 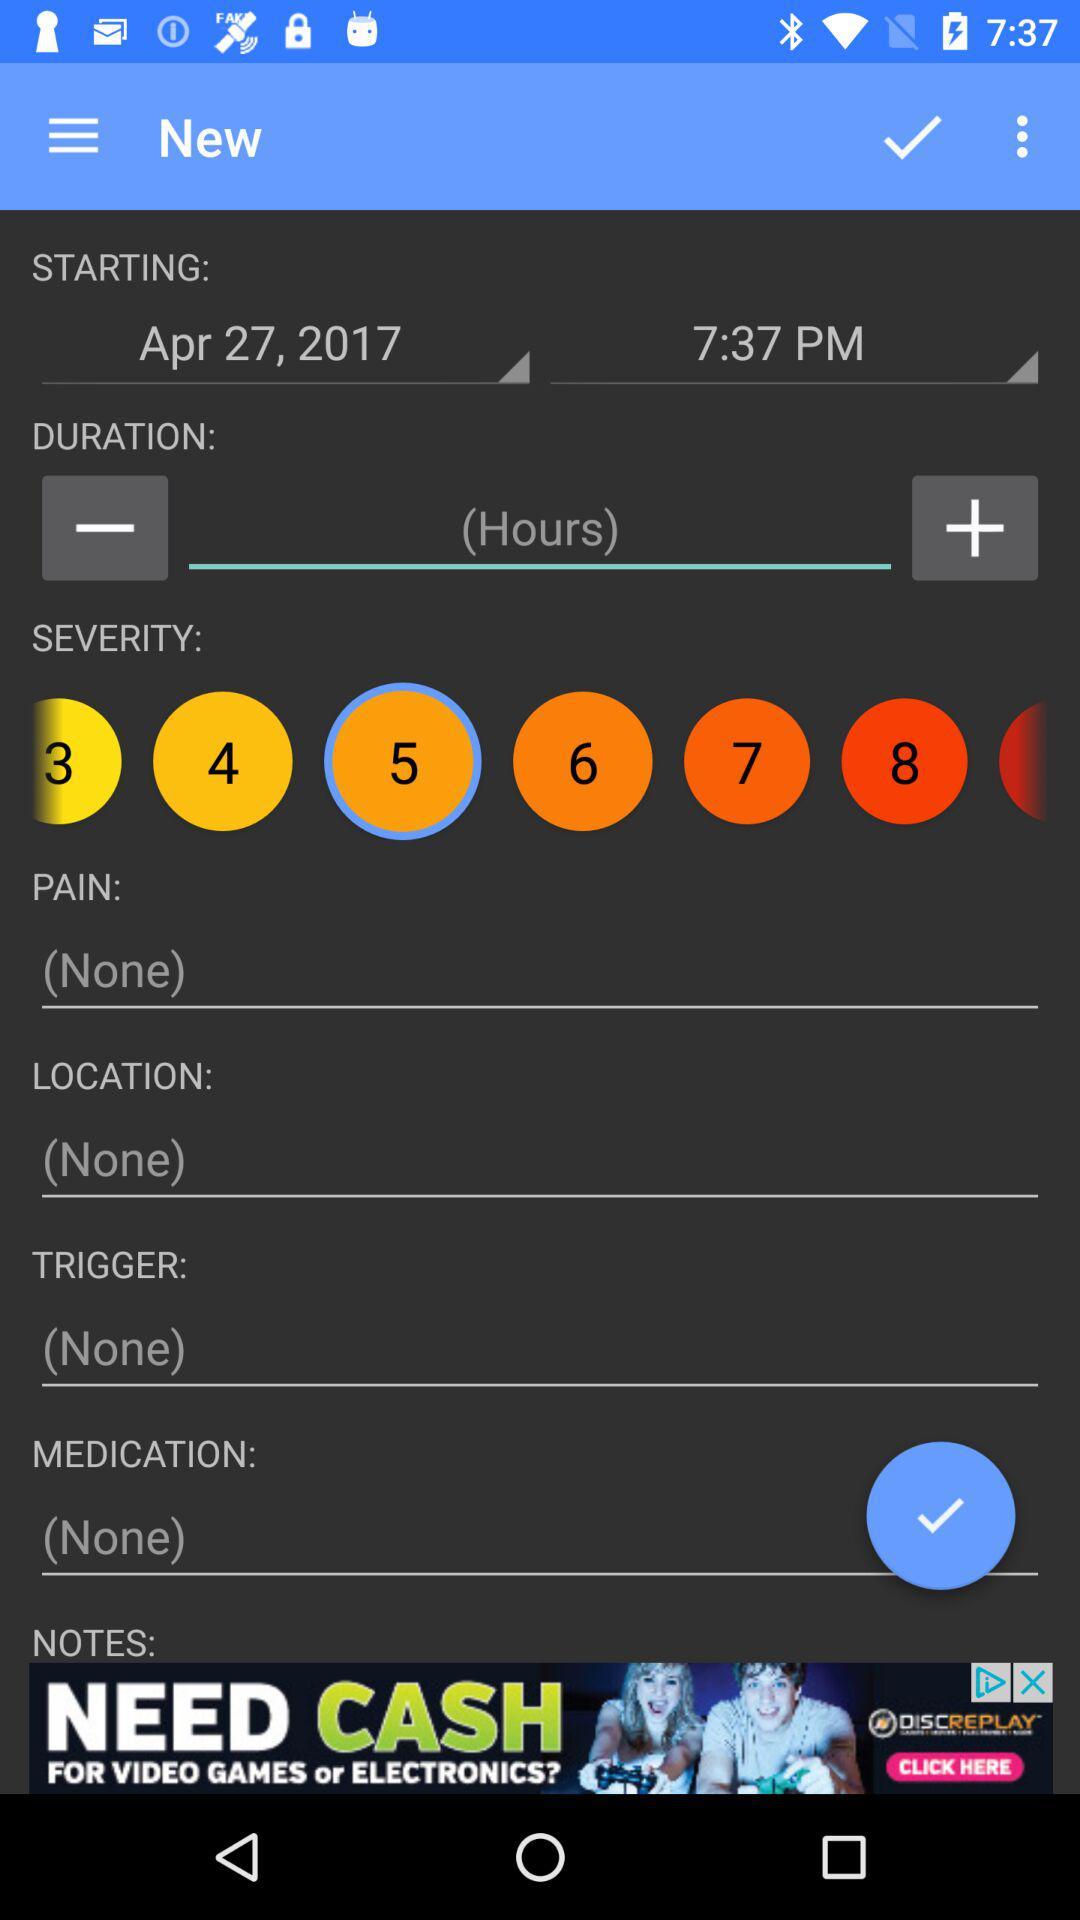 I want to click on pain information, so click(x=540, y=969).